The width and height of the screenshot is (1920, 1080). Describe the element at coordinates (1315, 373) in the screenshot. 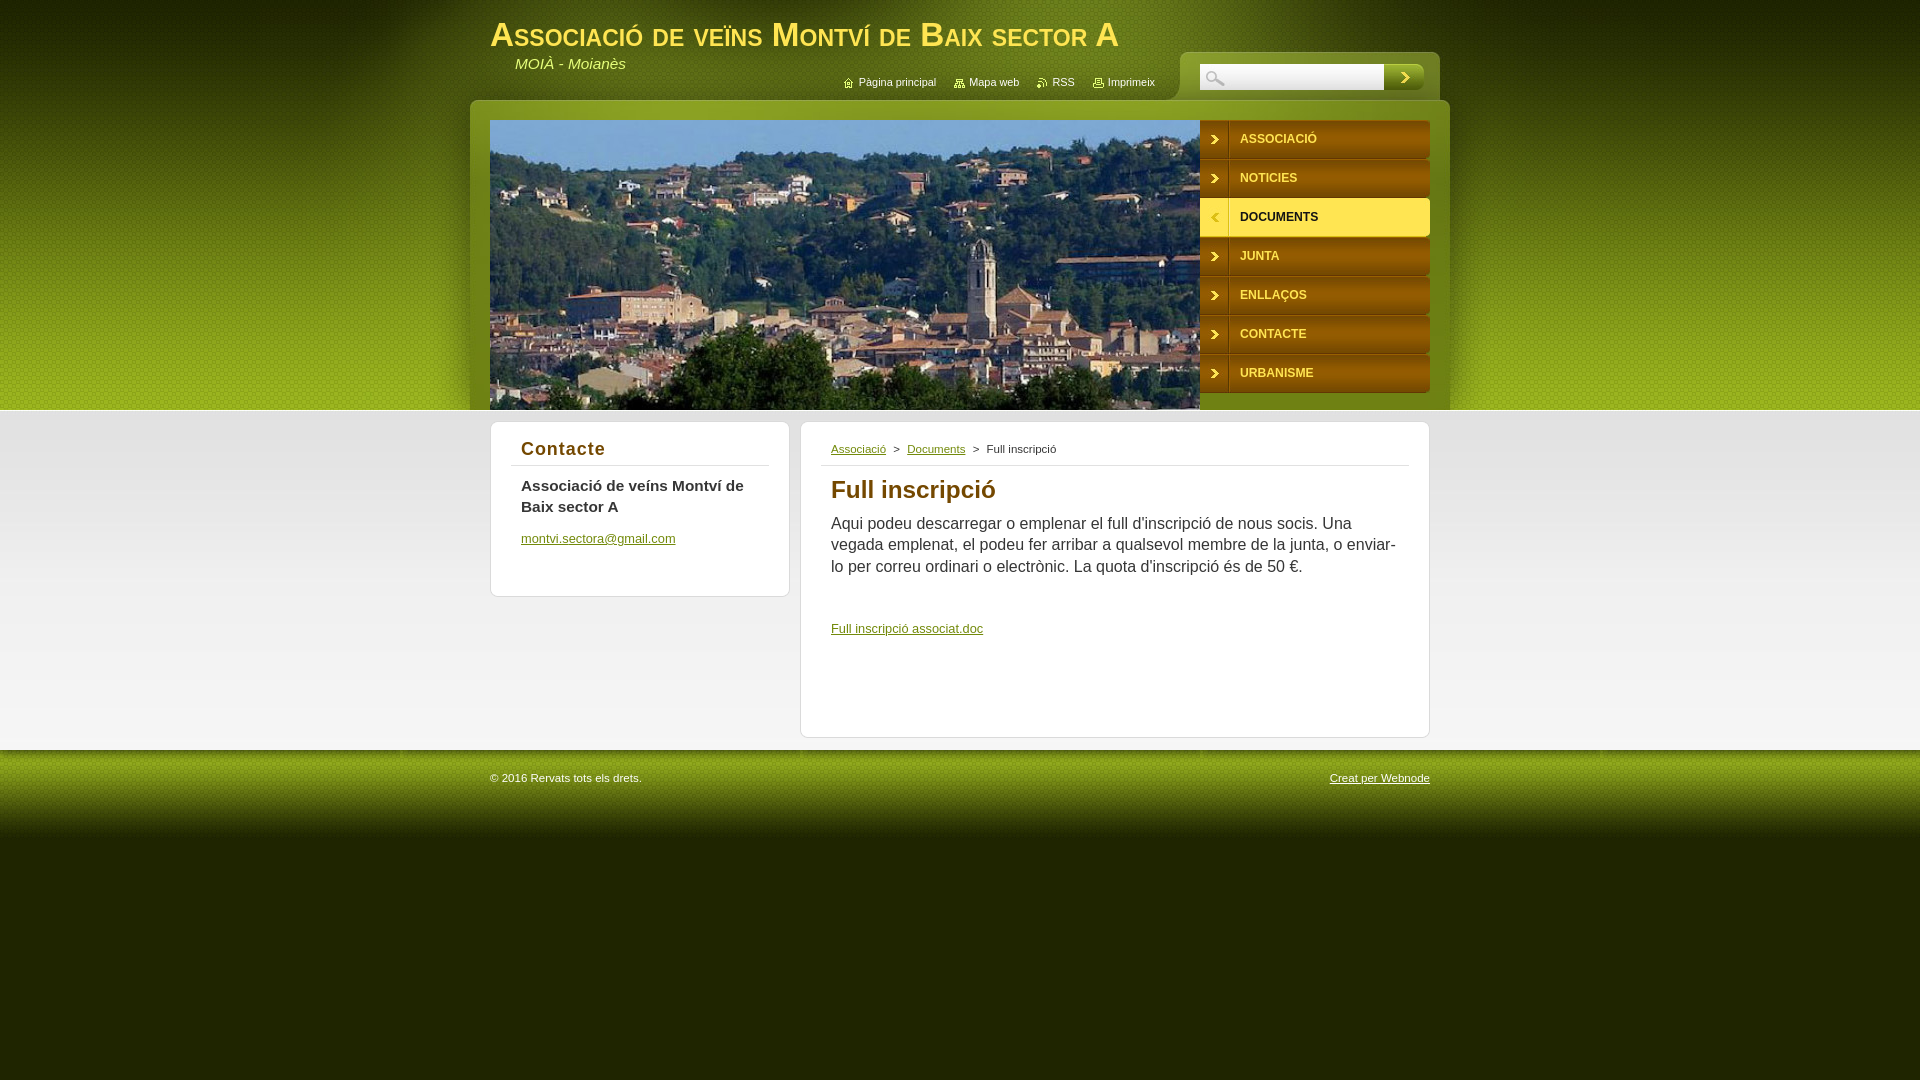

I see `'URBANISME'` at that location.